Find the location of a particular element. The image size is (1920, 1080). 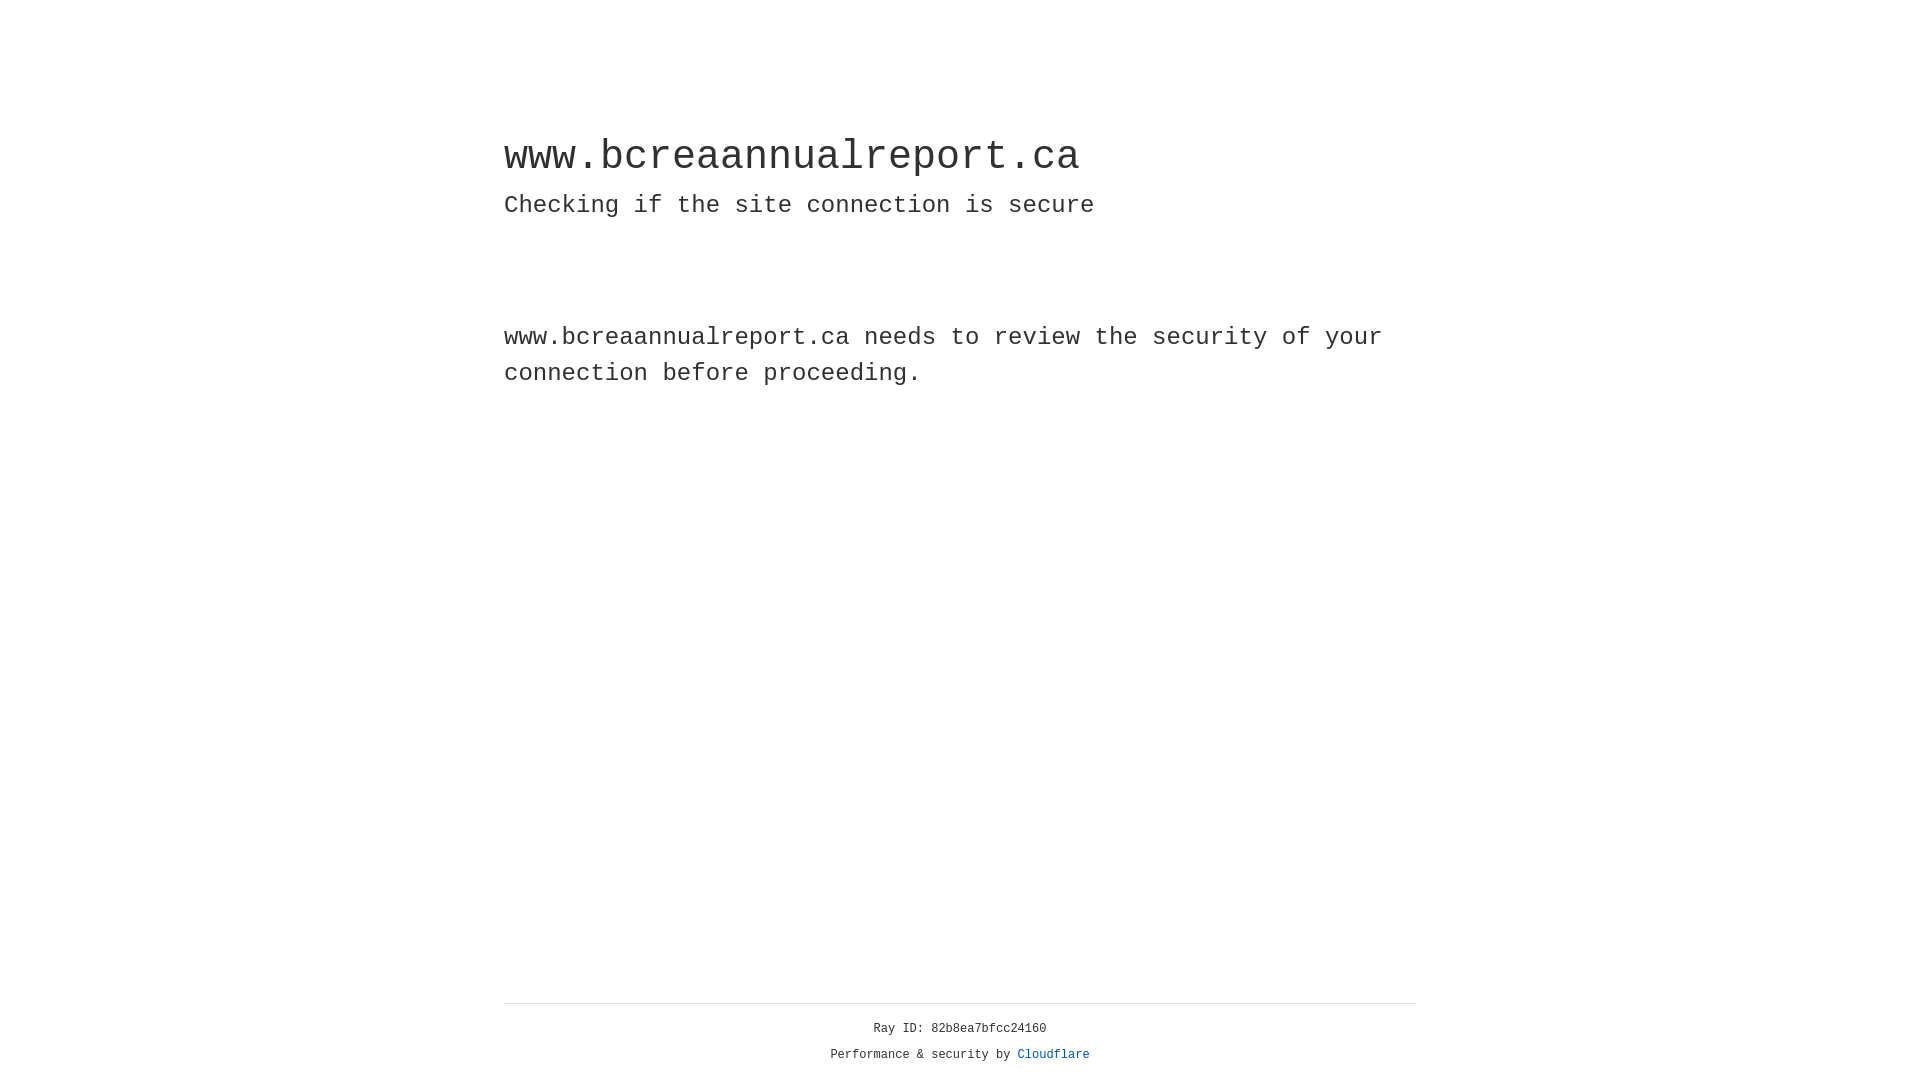

'Cloudflare' is located at coordinates (1017, 1054).